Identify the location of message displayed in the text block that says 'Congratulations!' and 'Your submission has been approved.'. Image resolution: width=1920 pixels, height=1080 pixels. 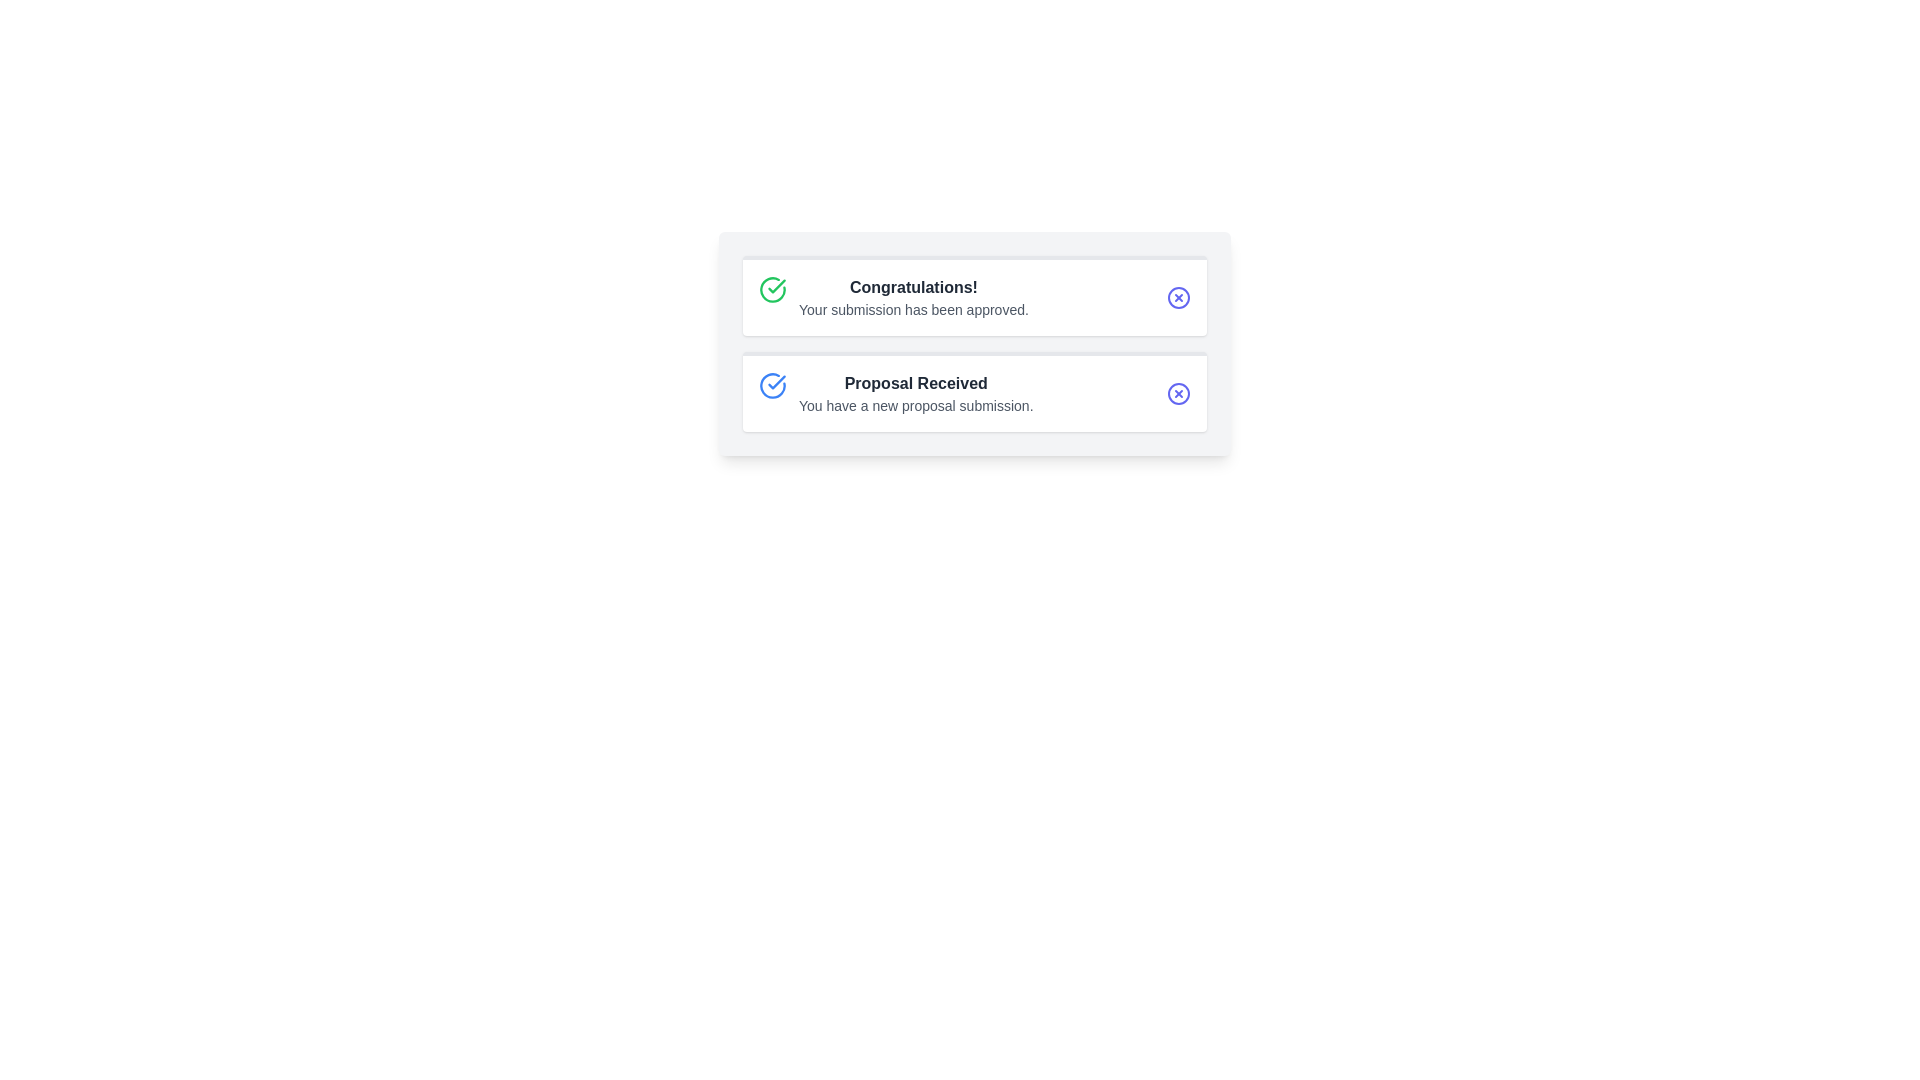
(912, 297).